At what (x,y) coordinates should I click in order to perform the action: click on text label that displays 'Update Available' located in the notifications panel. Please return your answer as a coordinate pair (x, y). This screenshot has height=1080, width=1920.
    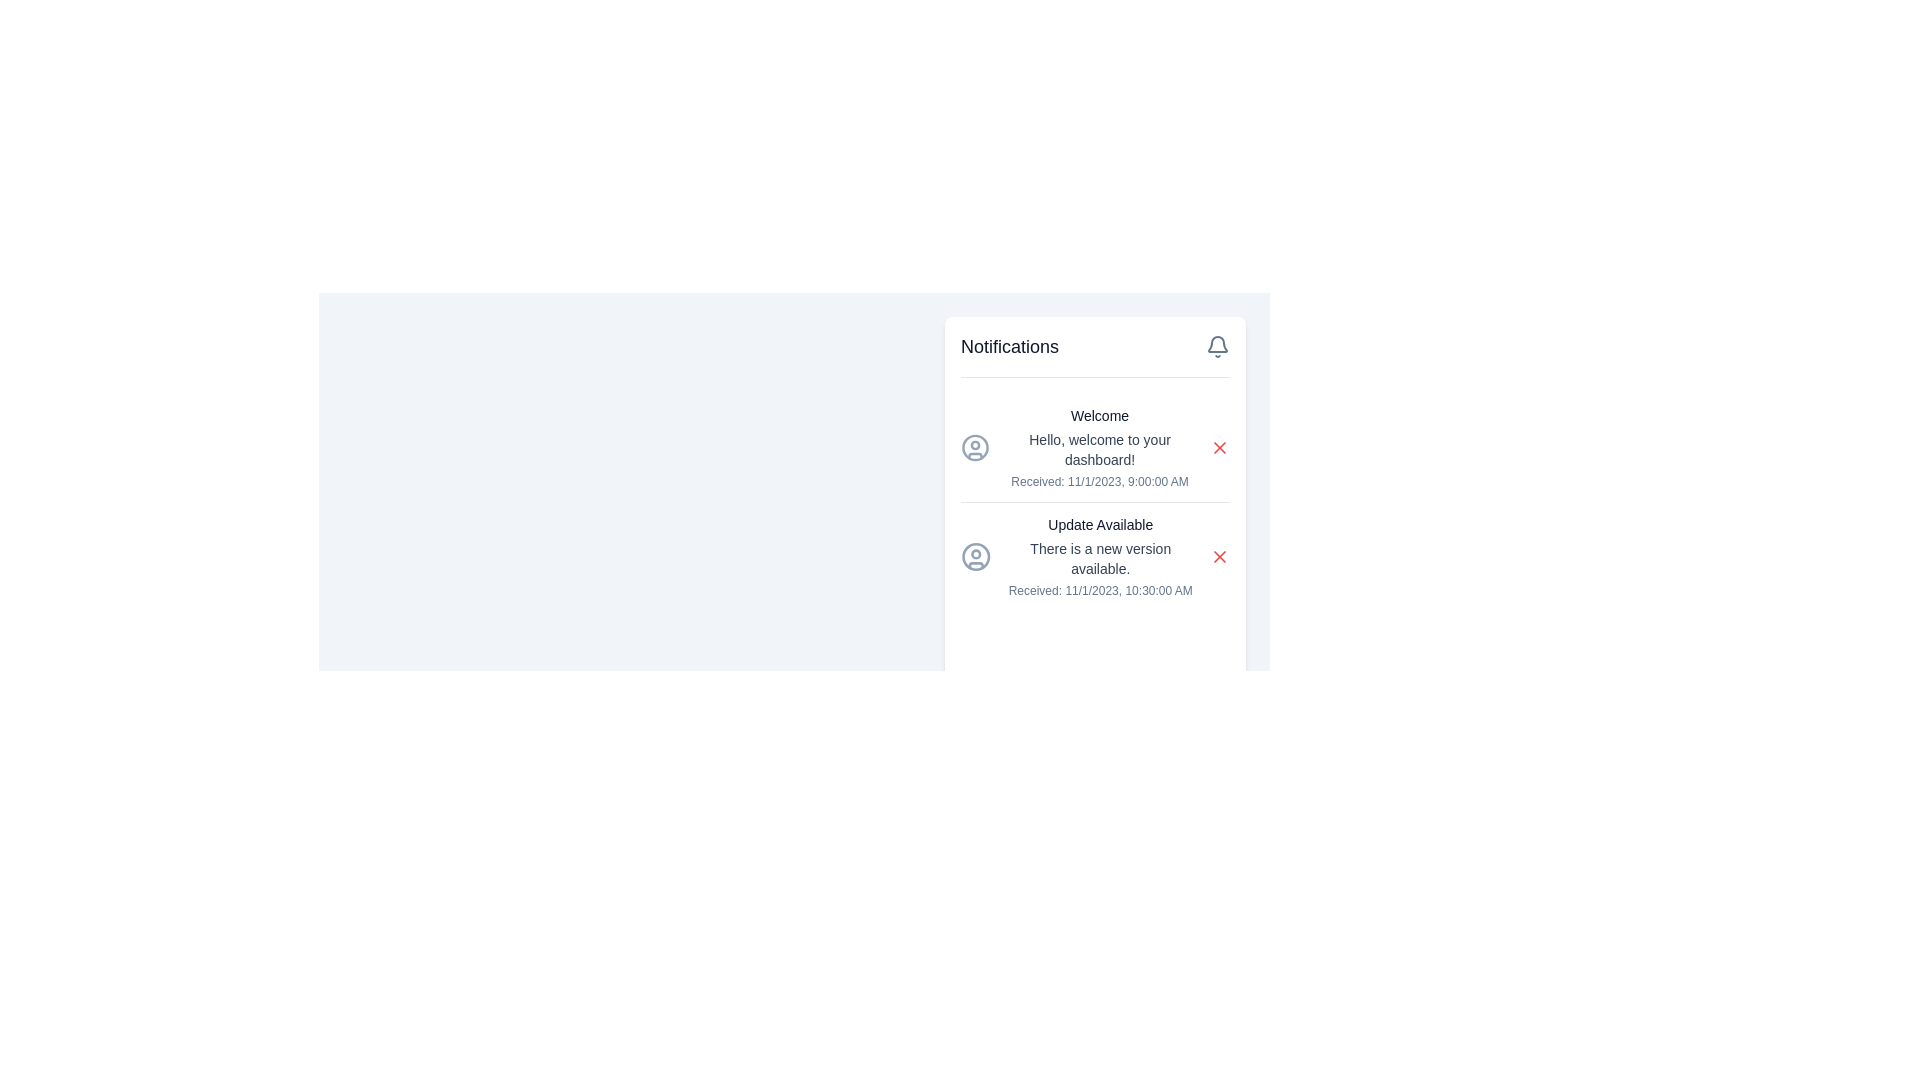
    Looking at the image, I should click on (1099, 523).